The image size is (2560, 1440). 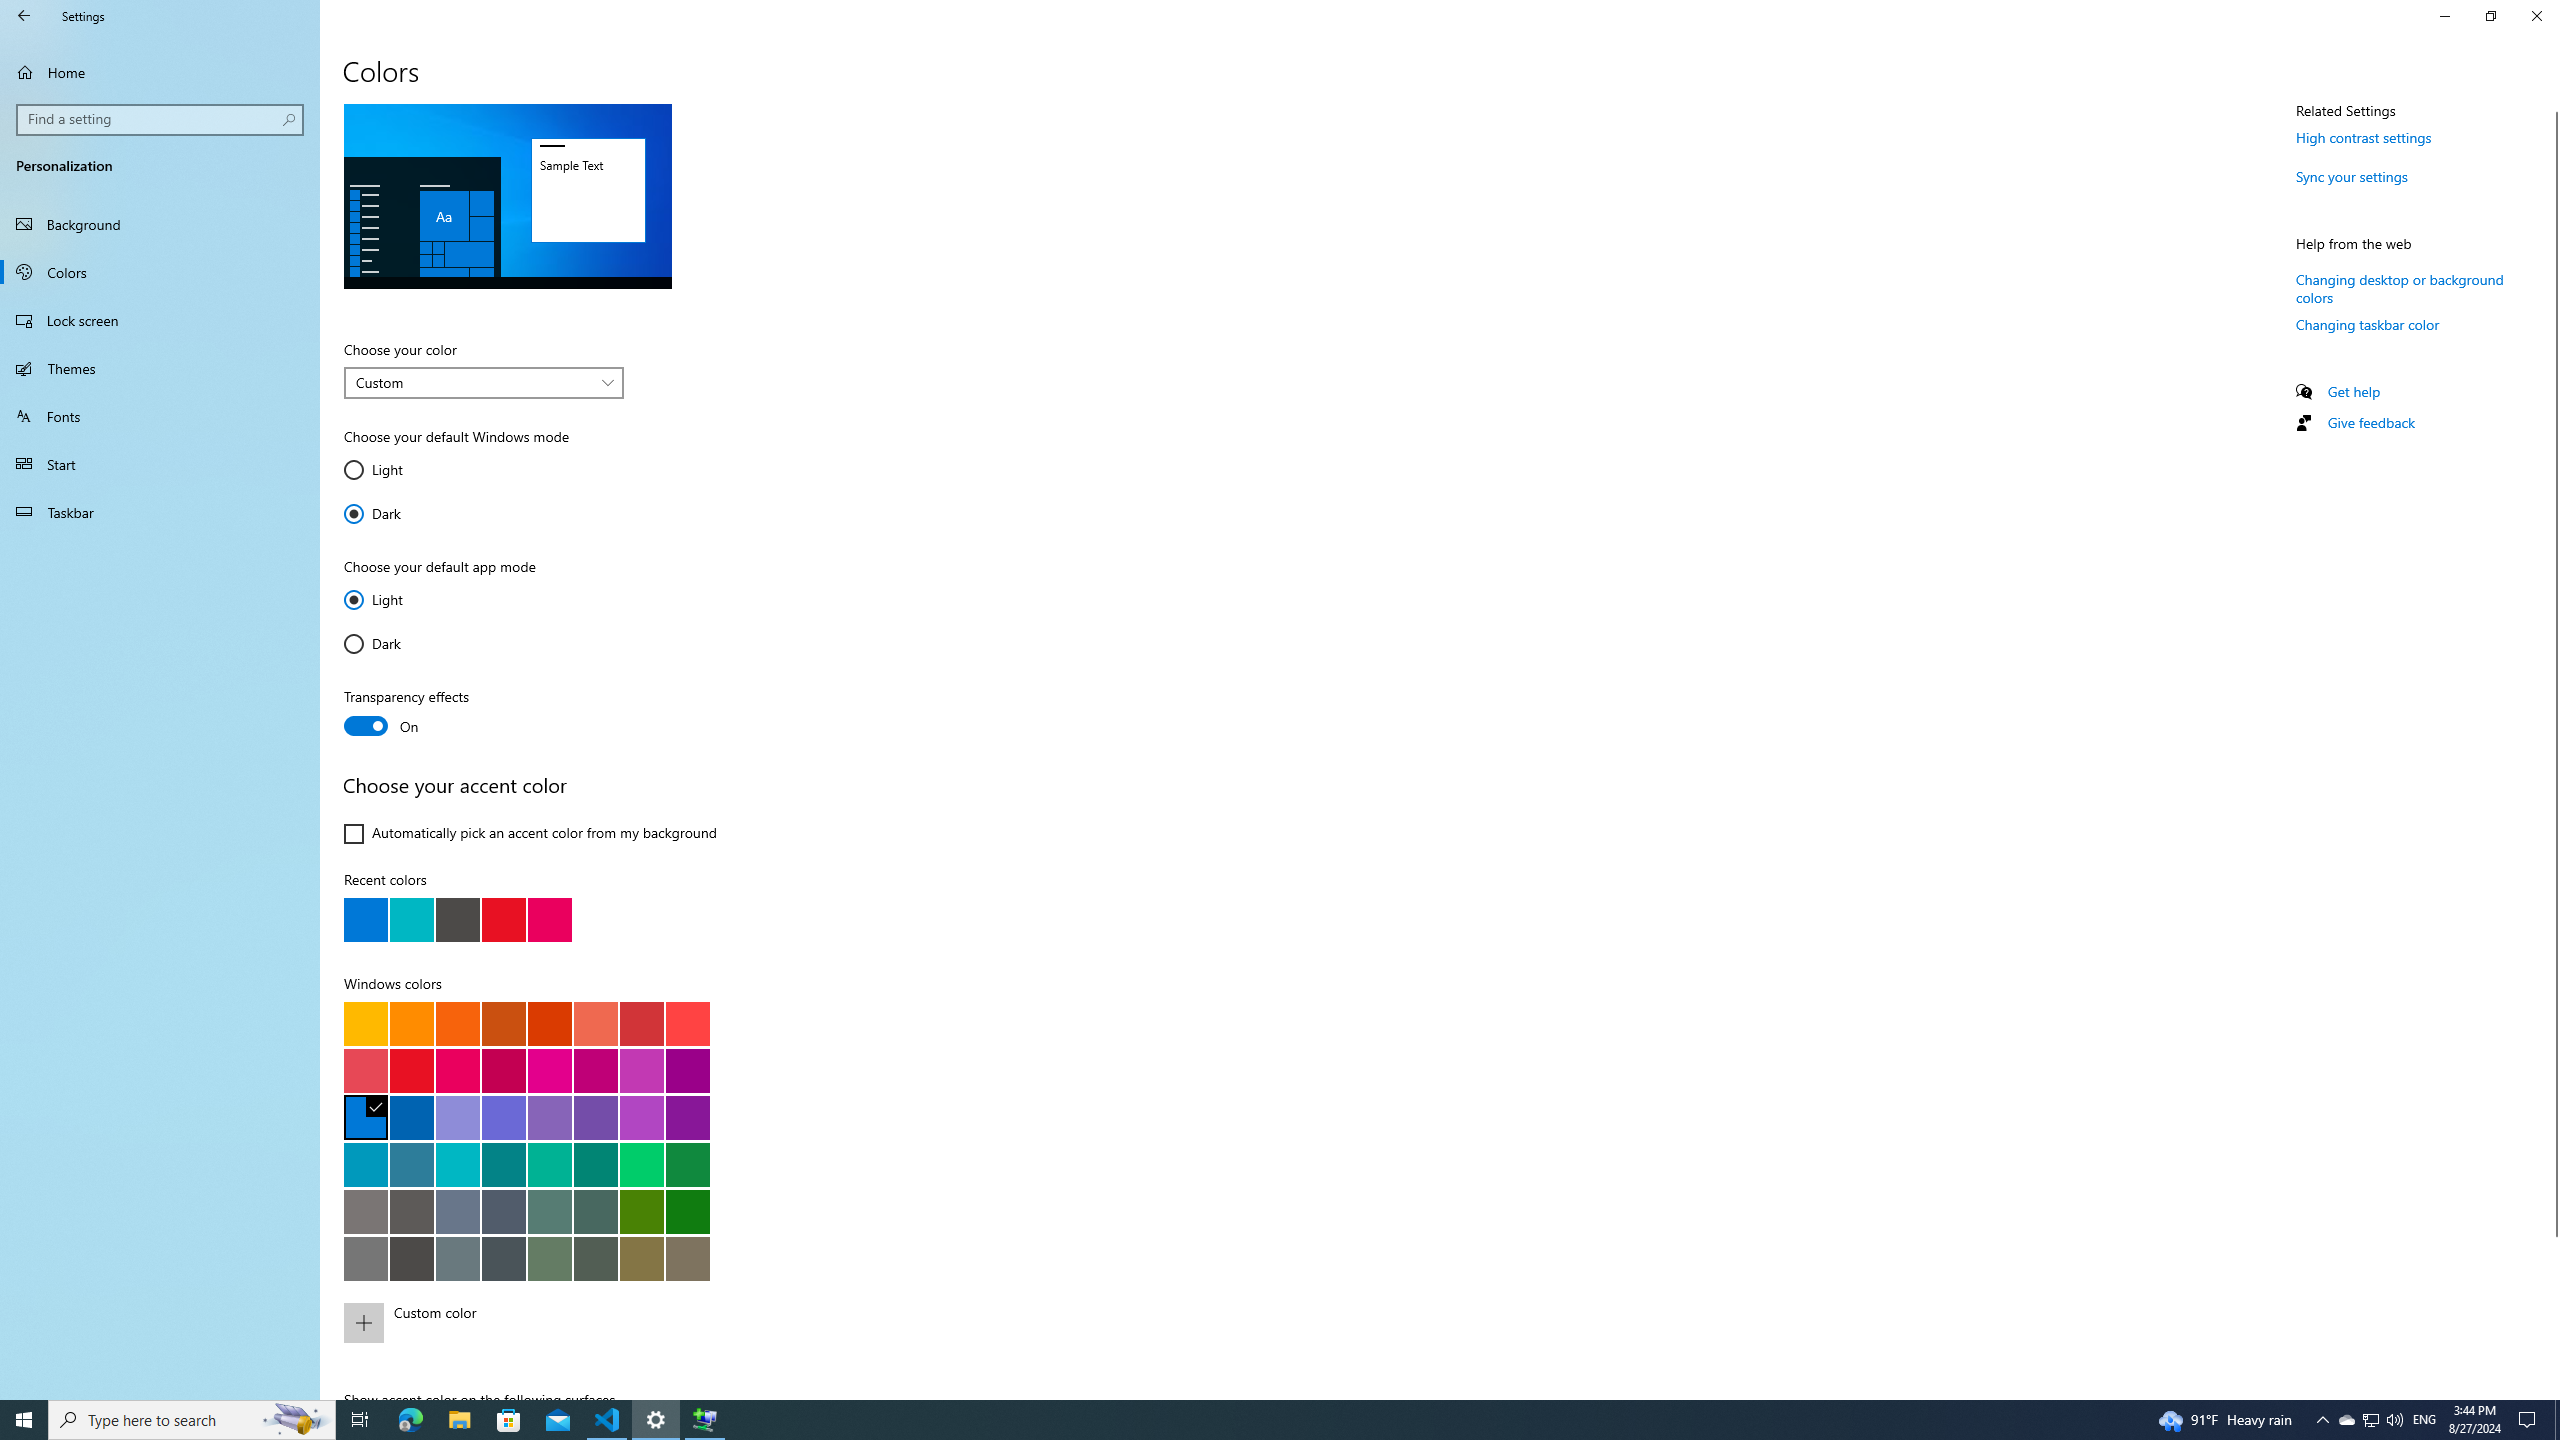 I want to click on 'Dark', so click(x=403, y=643).